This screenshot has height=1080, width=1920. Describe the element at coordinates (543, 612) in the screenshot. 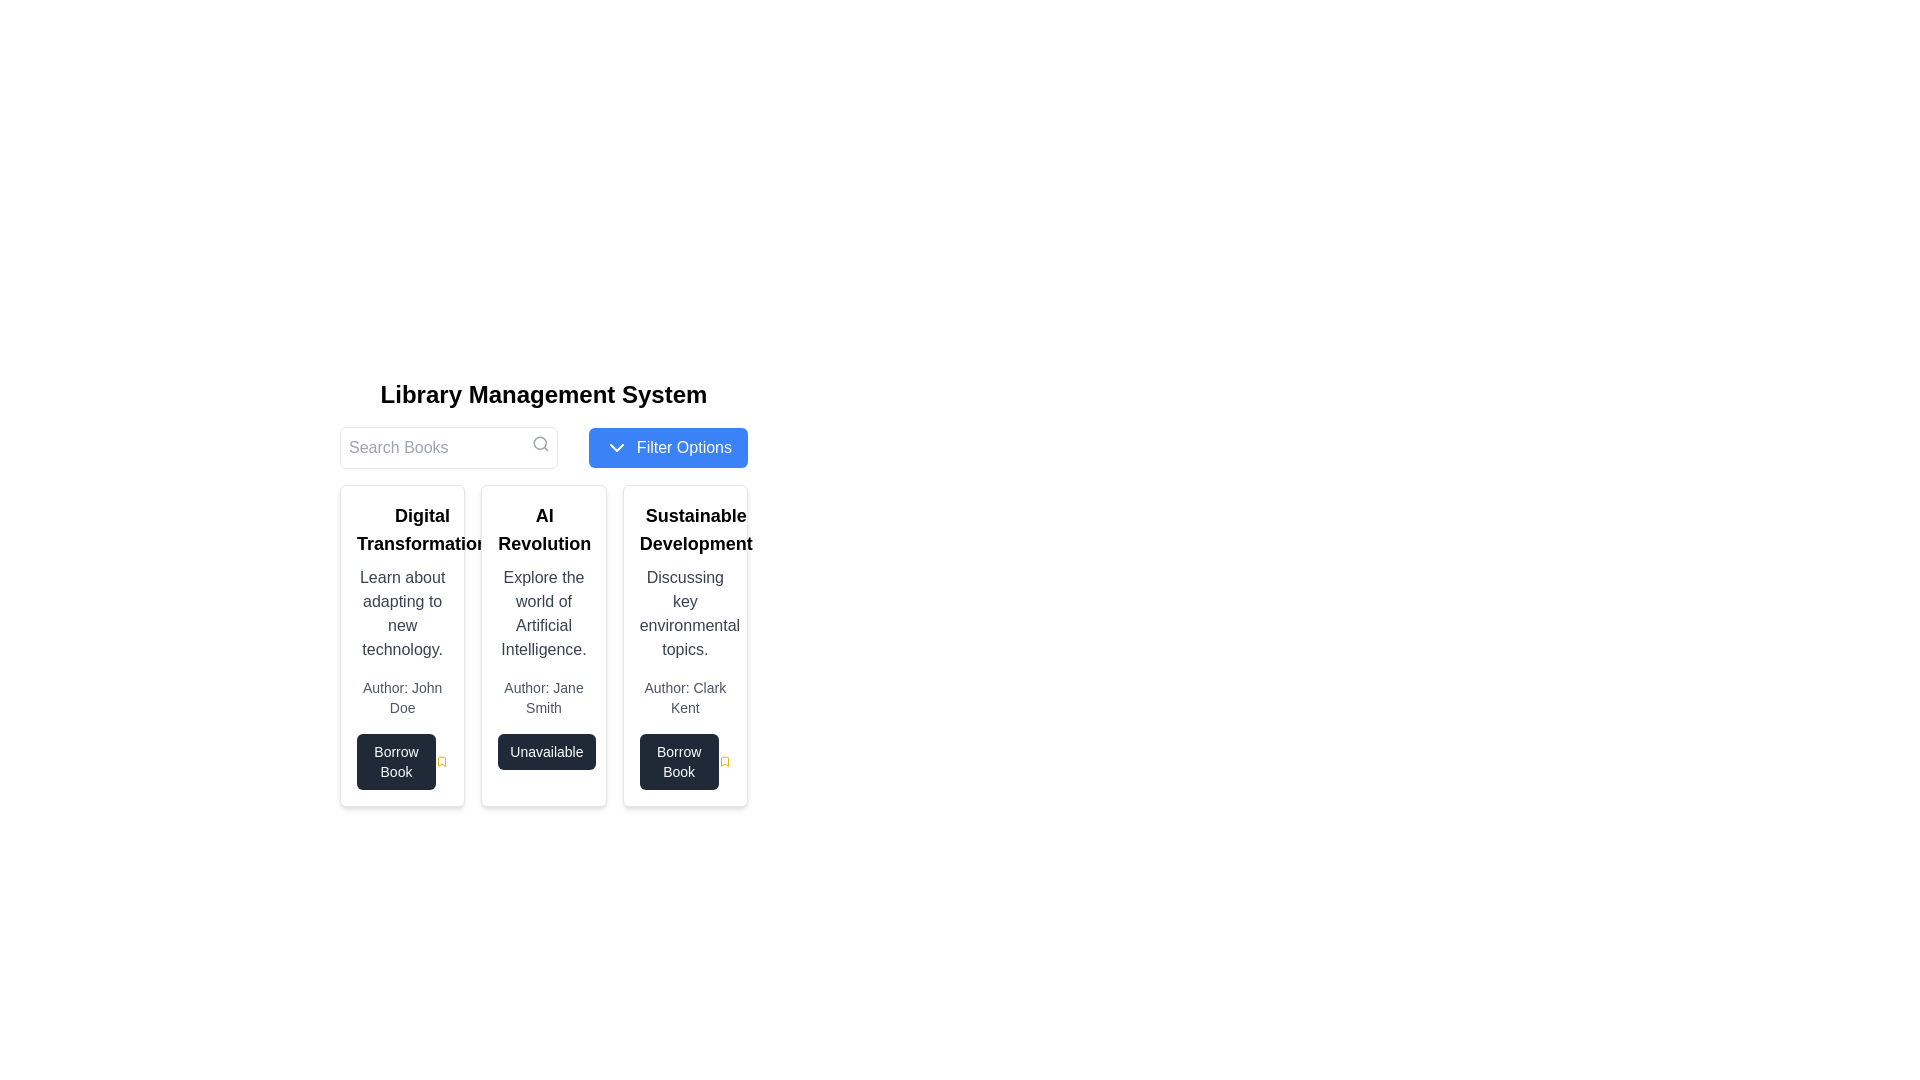

I see `text content of the paragraph that says 'Explore the world of Artificial Intelligence.' which is styled in gray and located in the center of the second card below the title 'AI Revolution'` at that location.